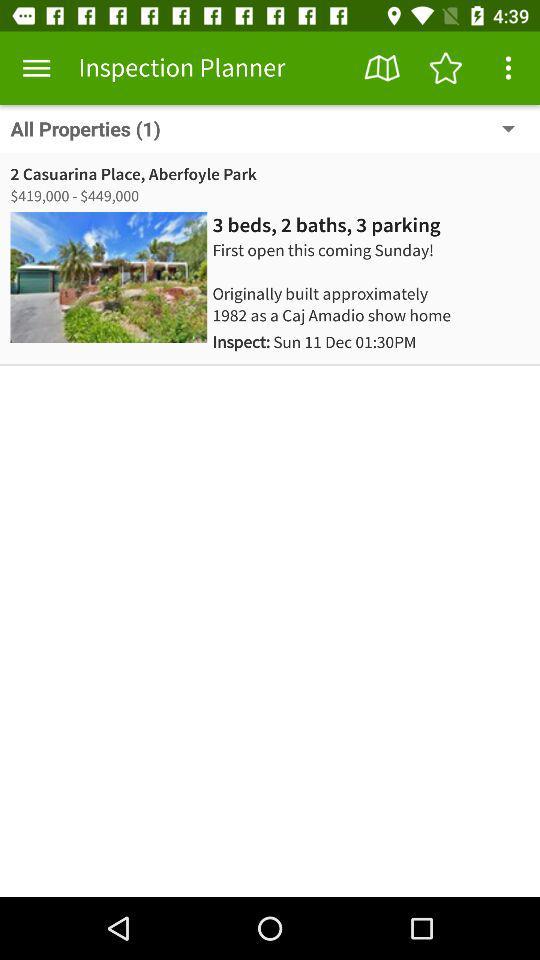 The image size is (540, 960). I want to click on open menu, so click(508, 68).